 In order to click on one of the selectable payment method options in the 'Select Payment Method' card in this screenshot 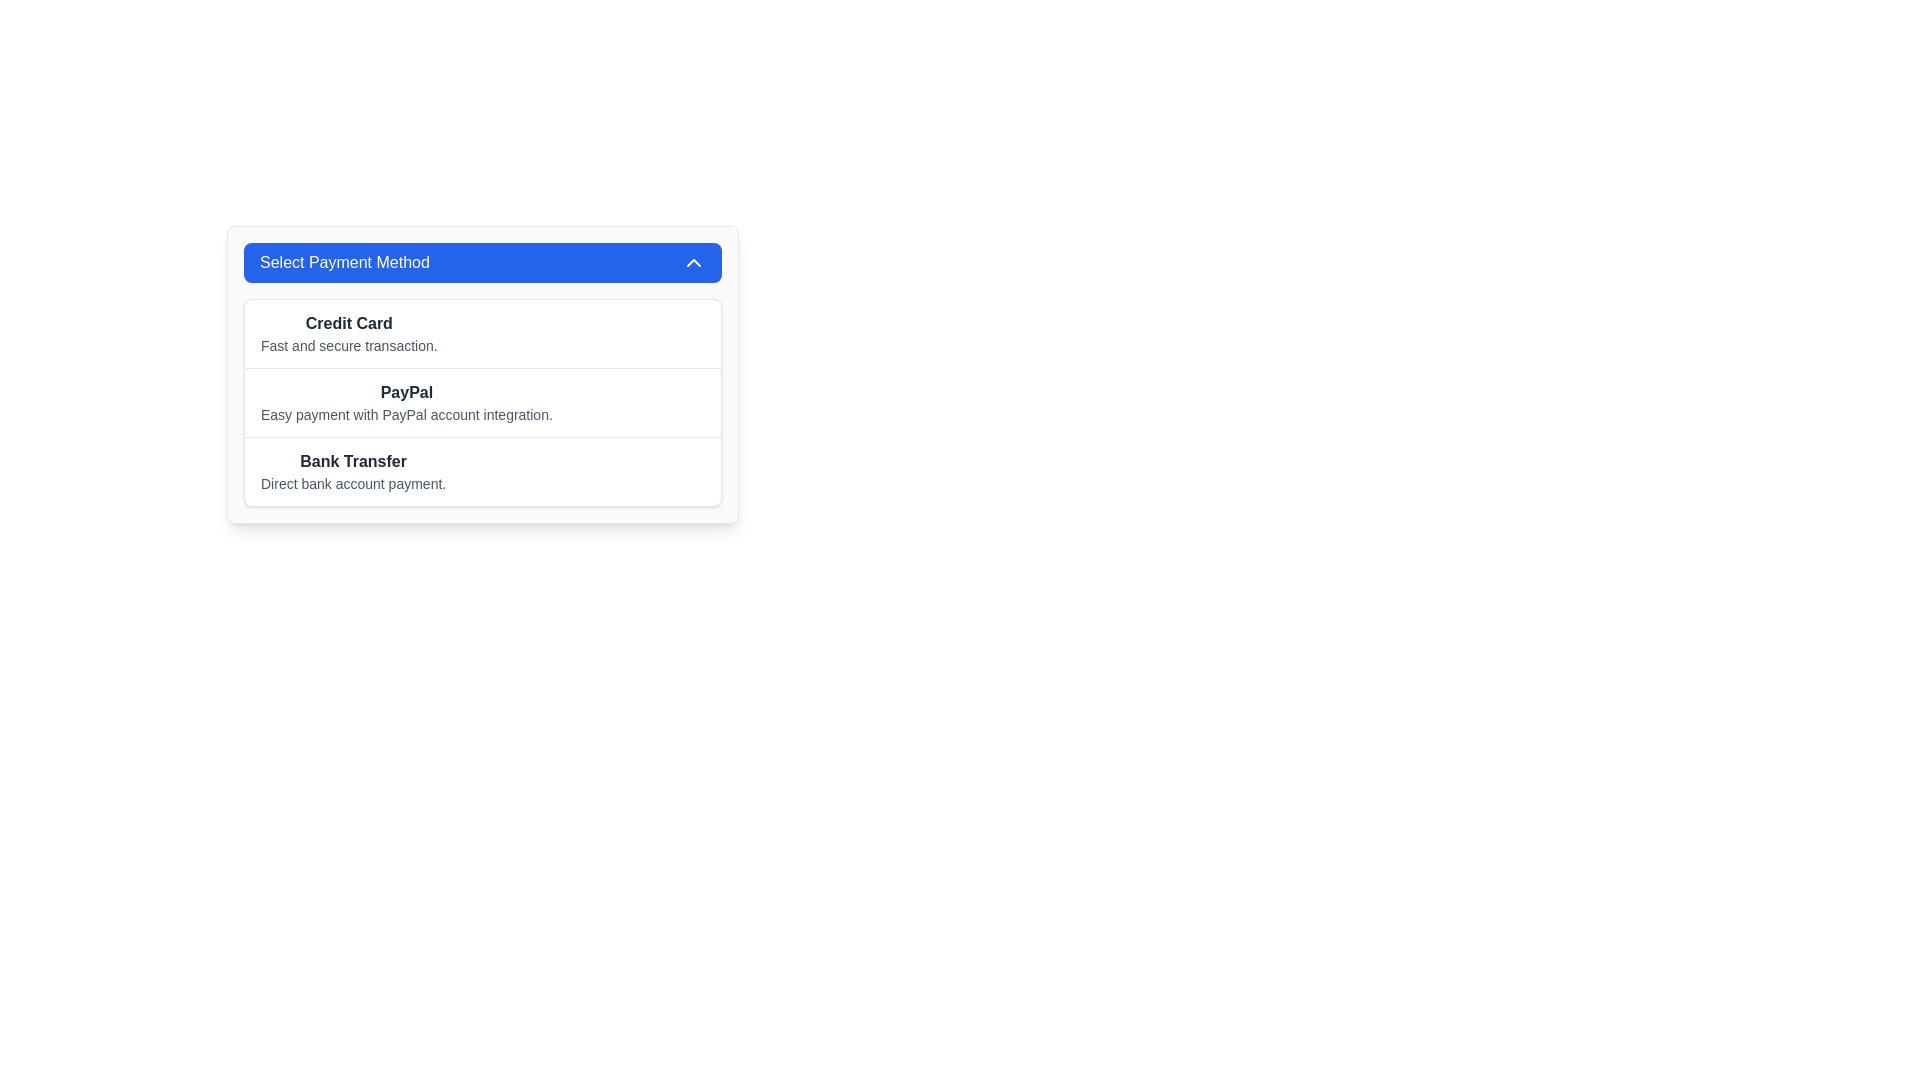, I will do `click(483, 402)`.